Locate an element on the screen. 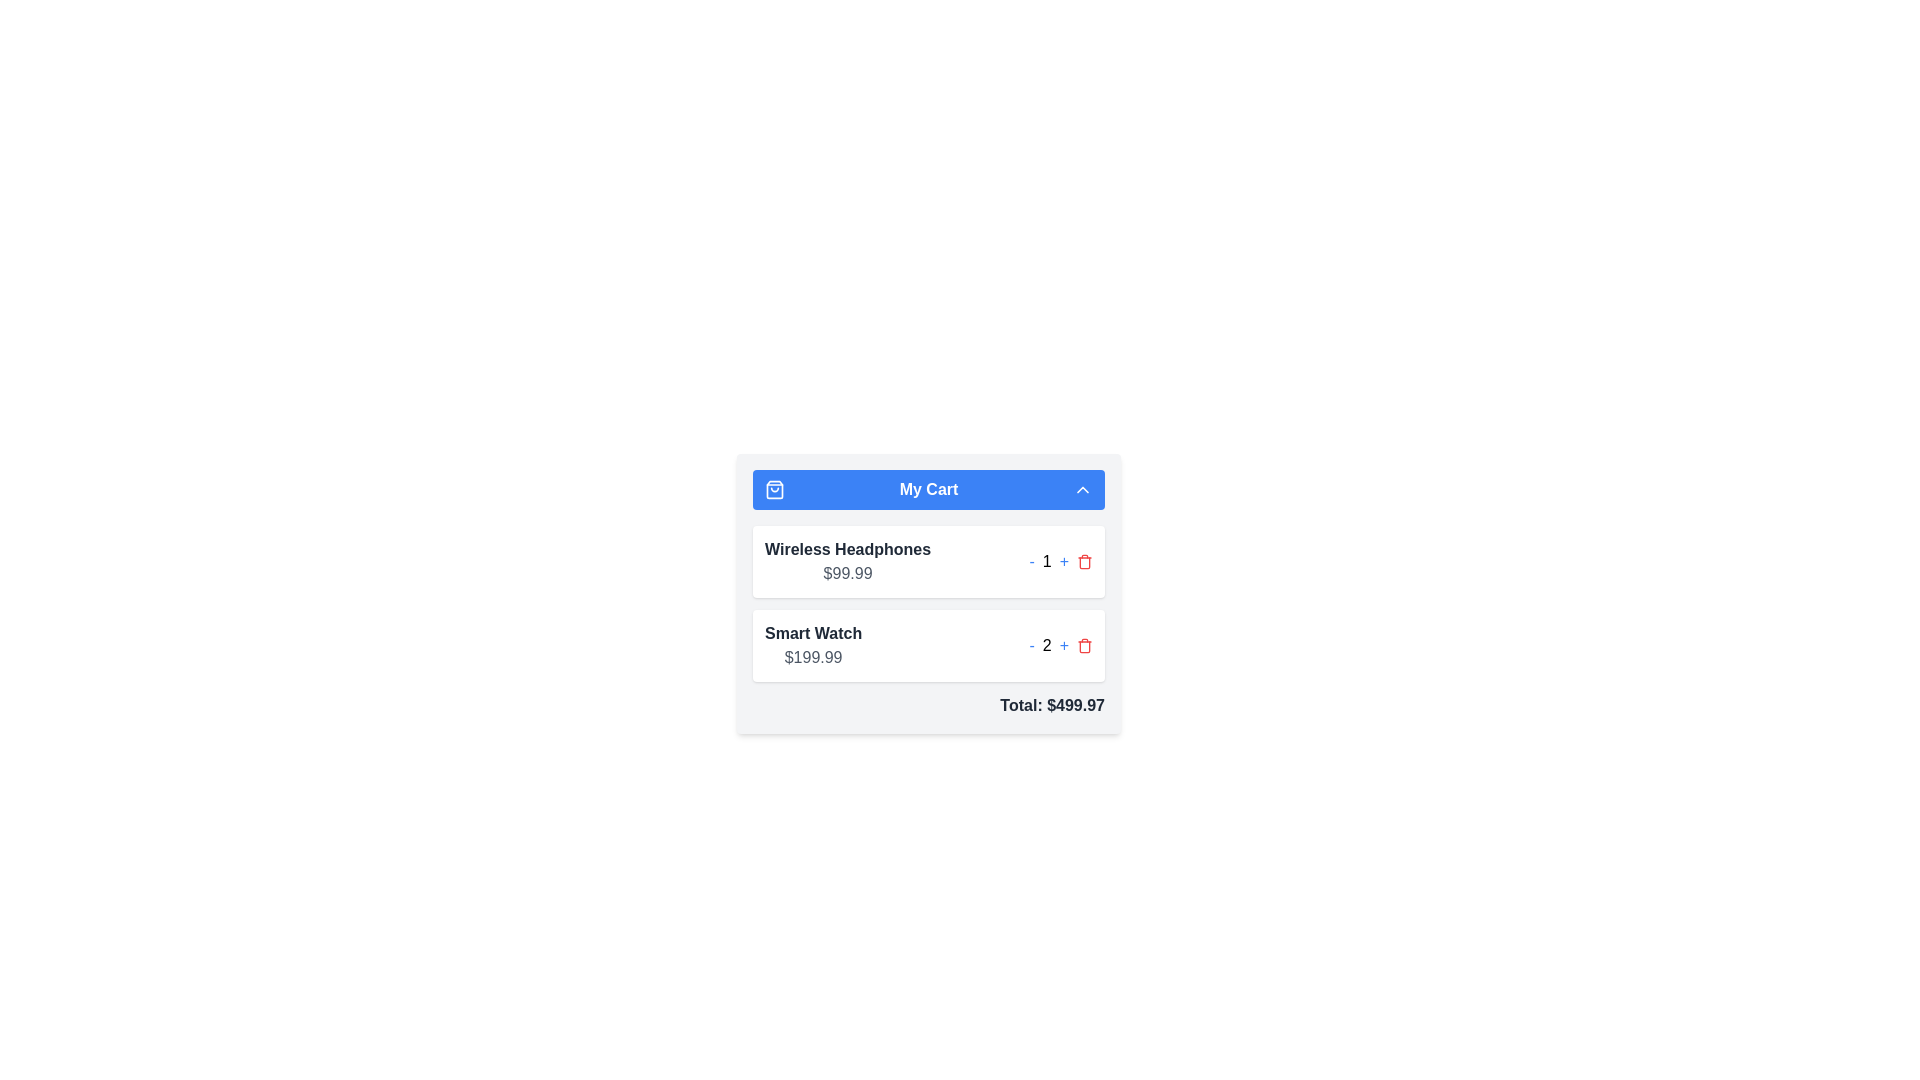 The image size is (1920, 1080). the price display for the product 'Wireless Headphones' in the 'My Cart' section of the shopping cart interface is located at coordinates (848, 574).